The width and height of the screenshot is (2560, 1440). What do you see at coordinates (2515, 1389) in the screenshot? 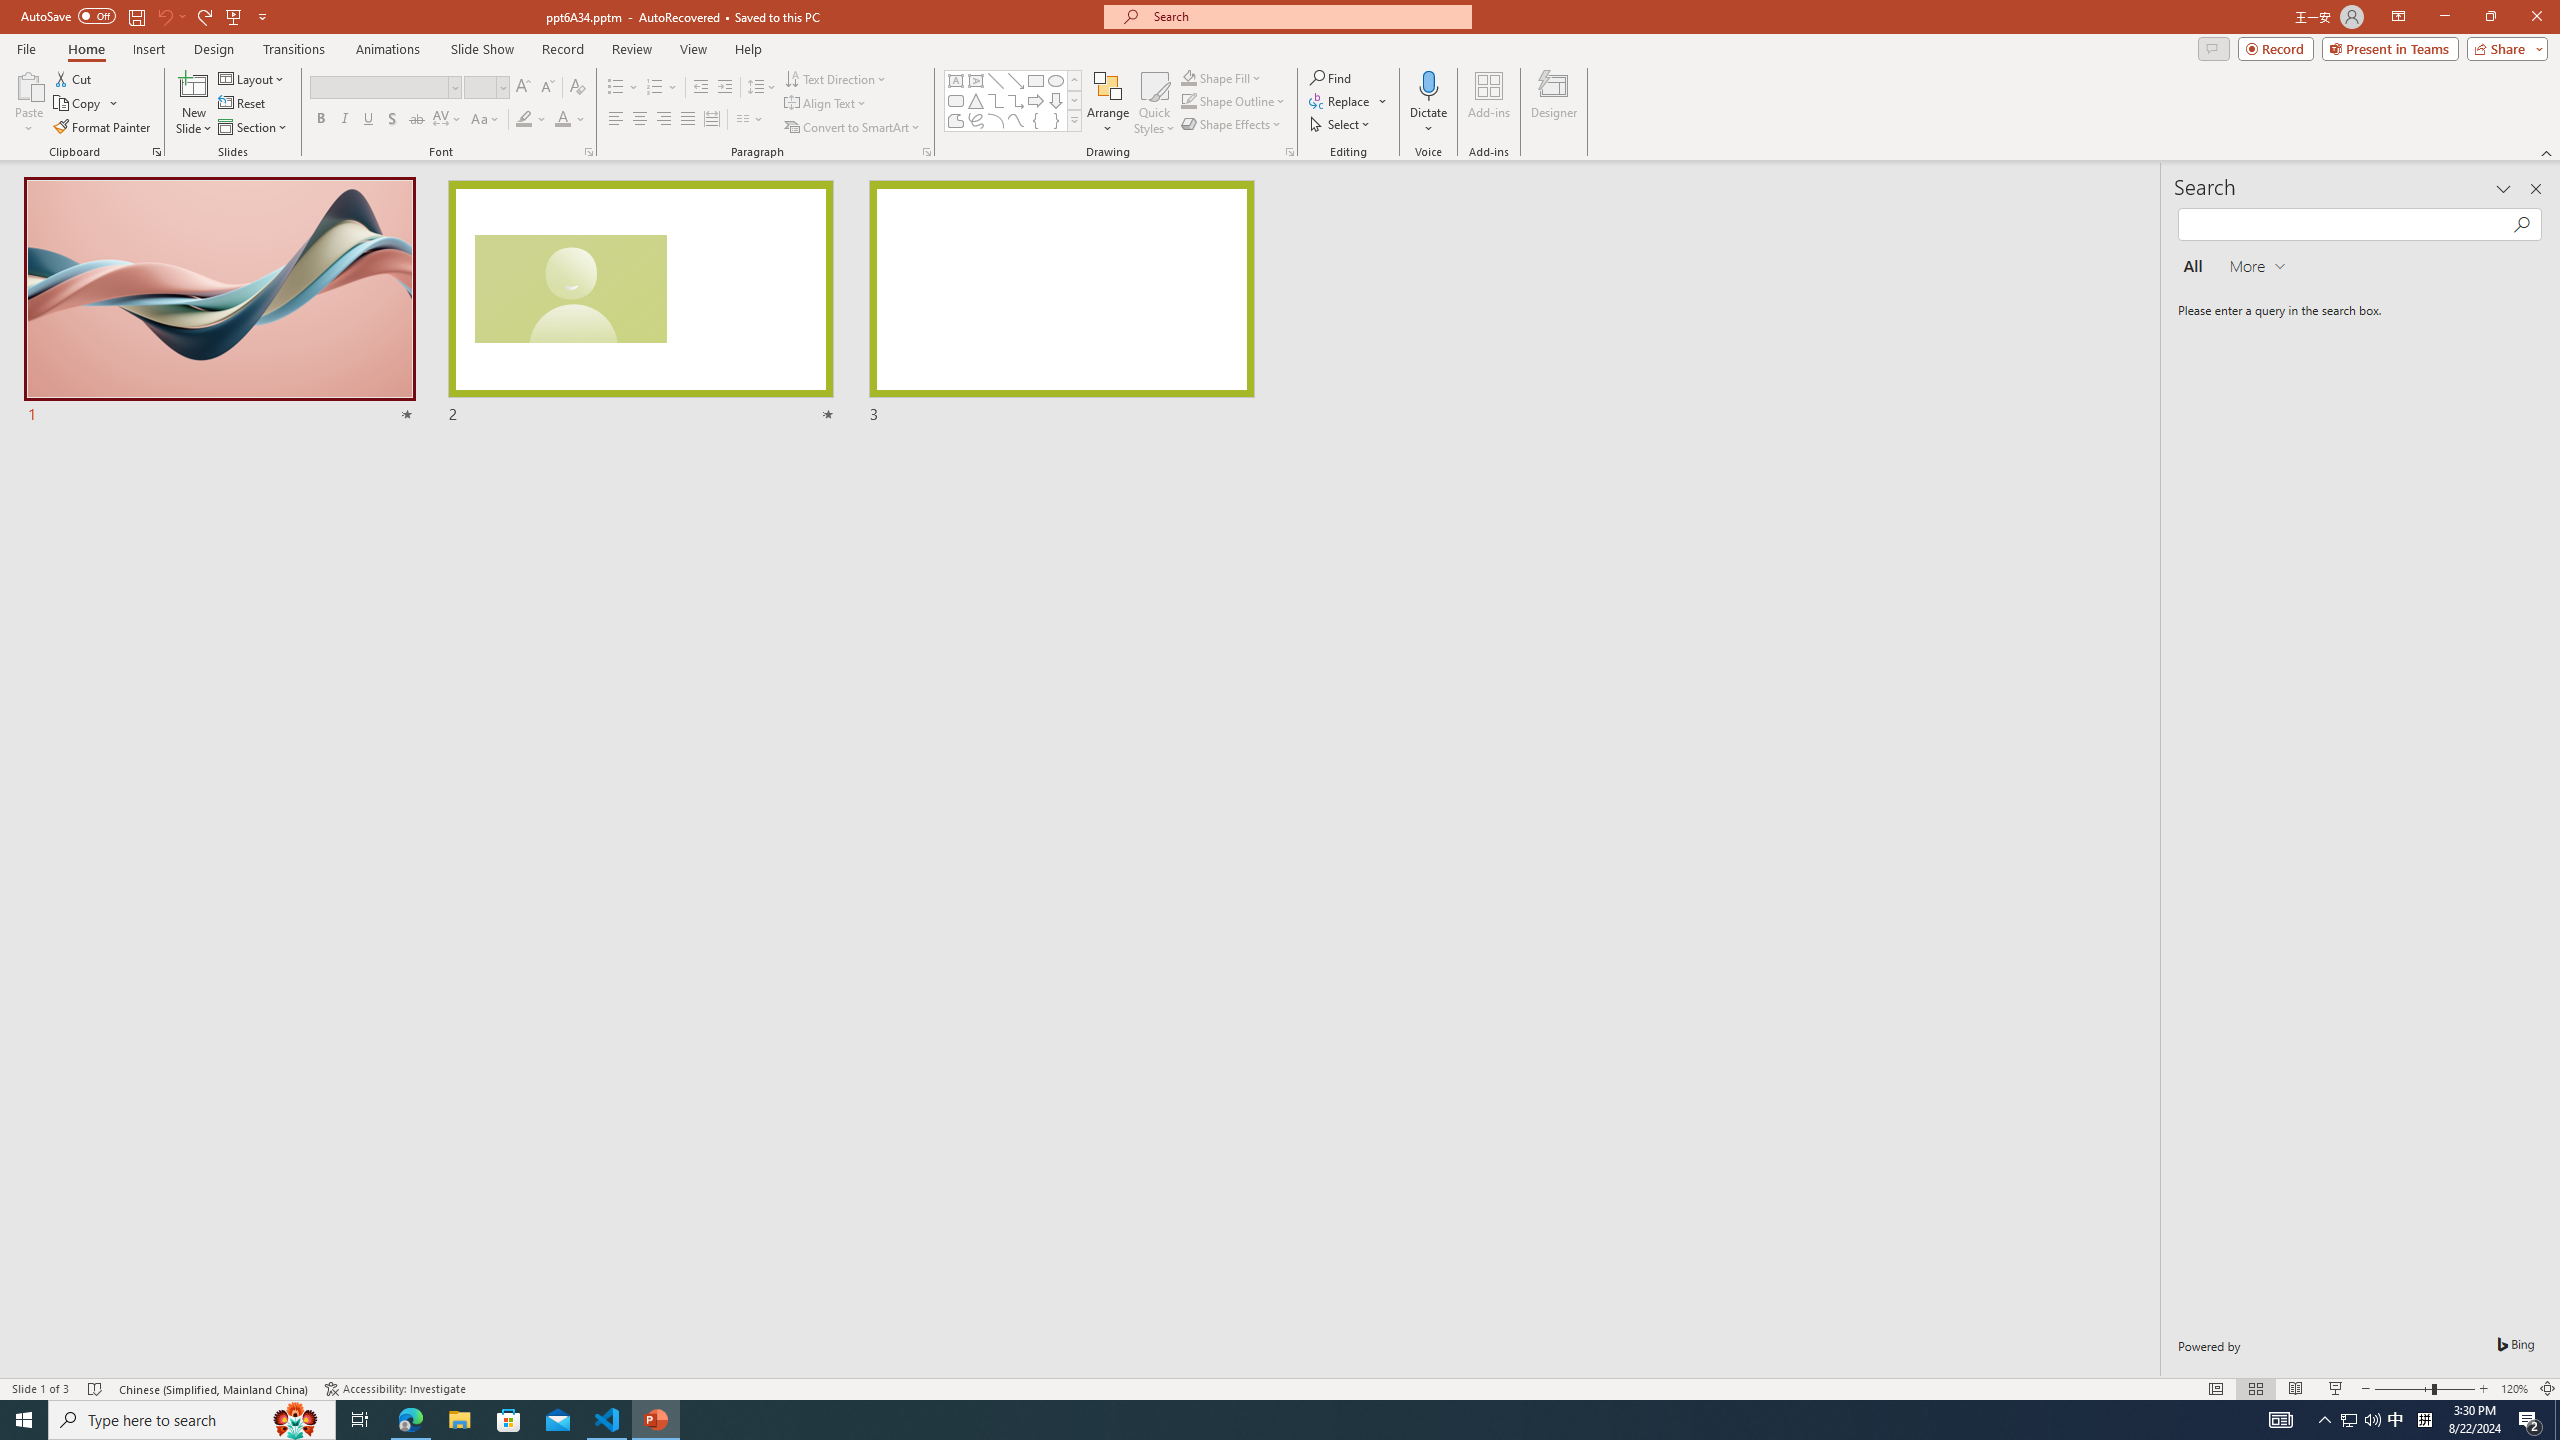
I see `'Zoom 120%'` at bounding box center [2515, 1389].